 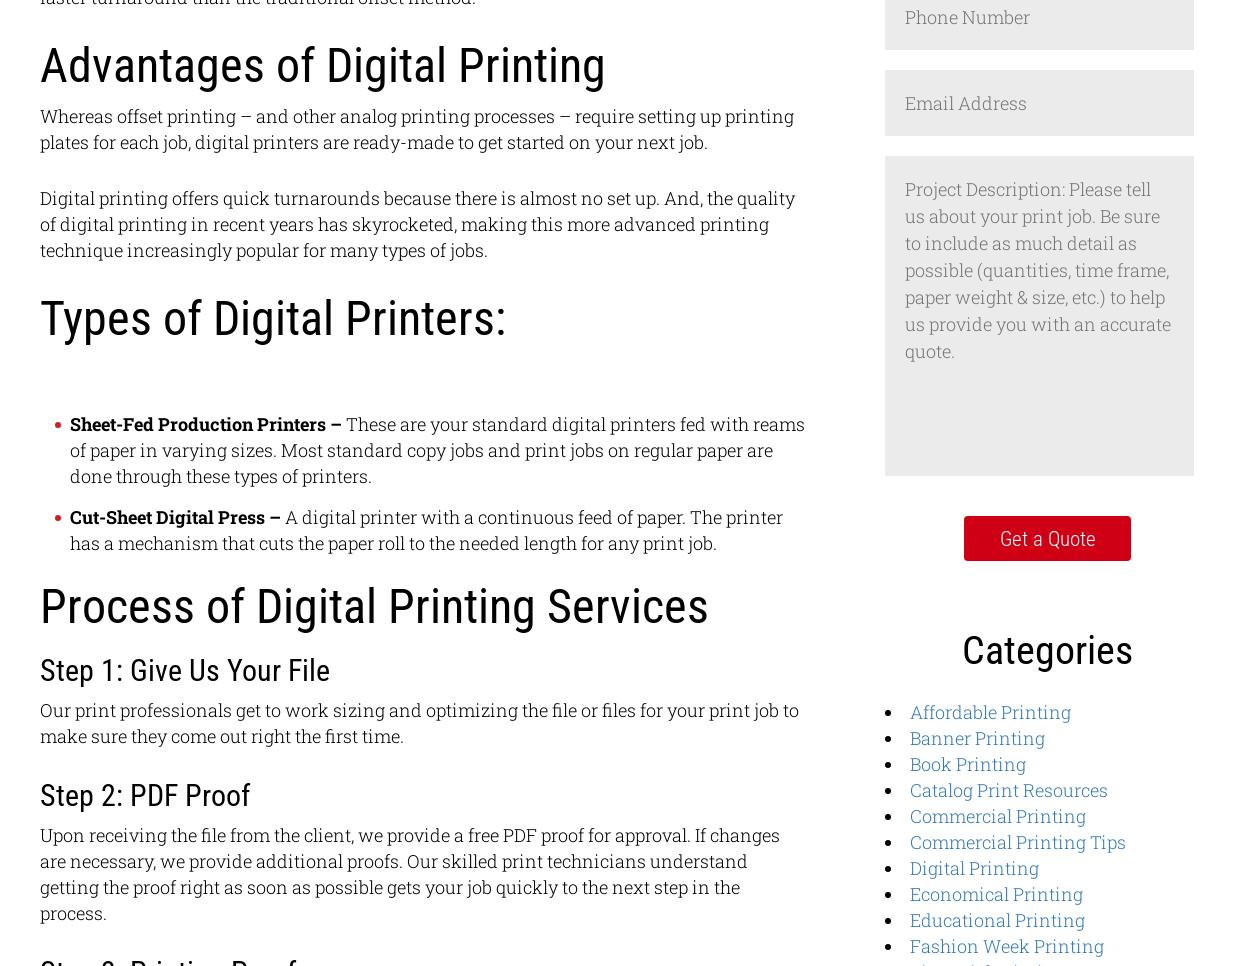 I want to click on 'A digital printer with a continuous feed of paper. The printer has a mechanism that cuts the paper roll to the needed length for any print job.', so click(x=69, y=530).